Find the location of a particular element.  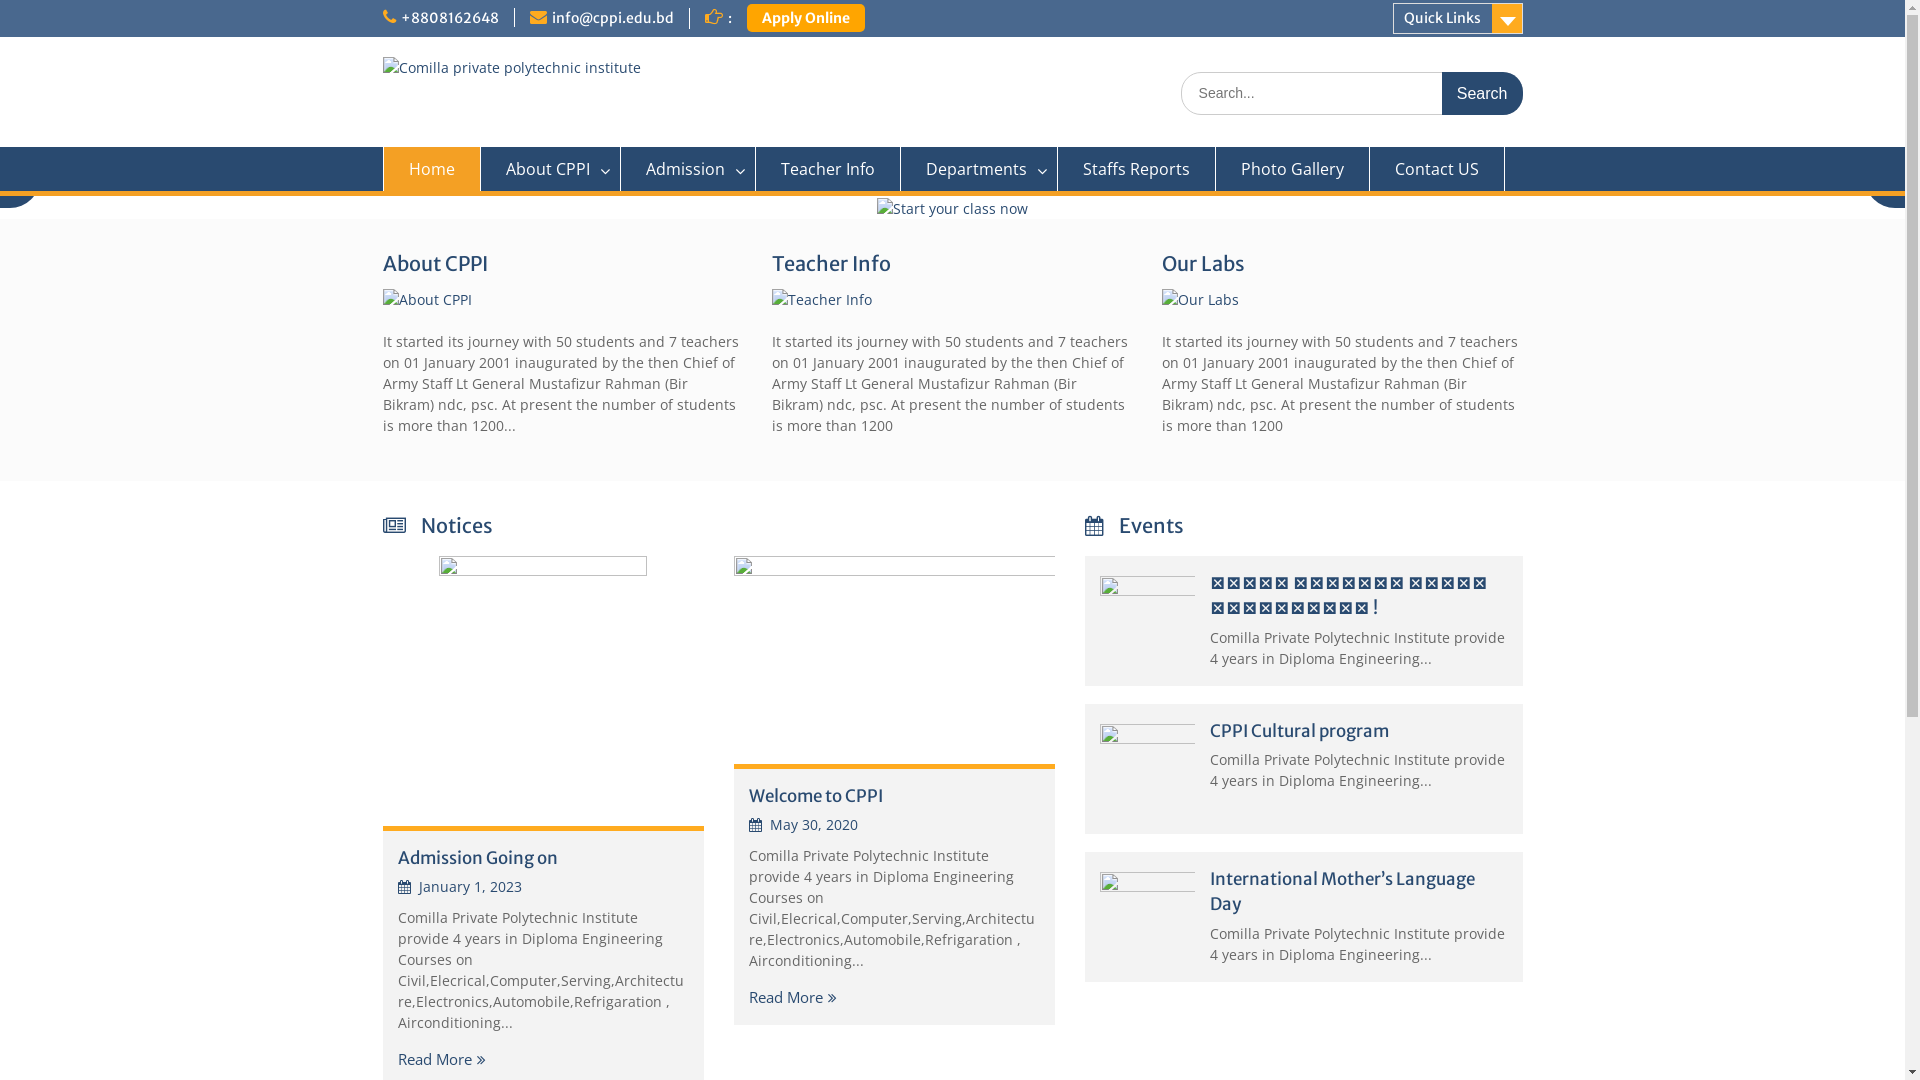

'Home' is located at coordinates (430, 168).